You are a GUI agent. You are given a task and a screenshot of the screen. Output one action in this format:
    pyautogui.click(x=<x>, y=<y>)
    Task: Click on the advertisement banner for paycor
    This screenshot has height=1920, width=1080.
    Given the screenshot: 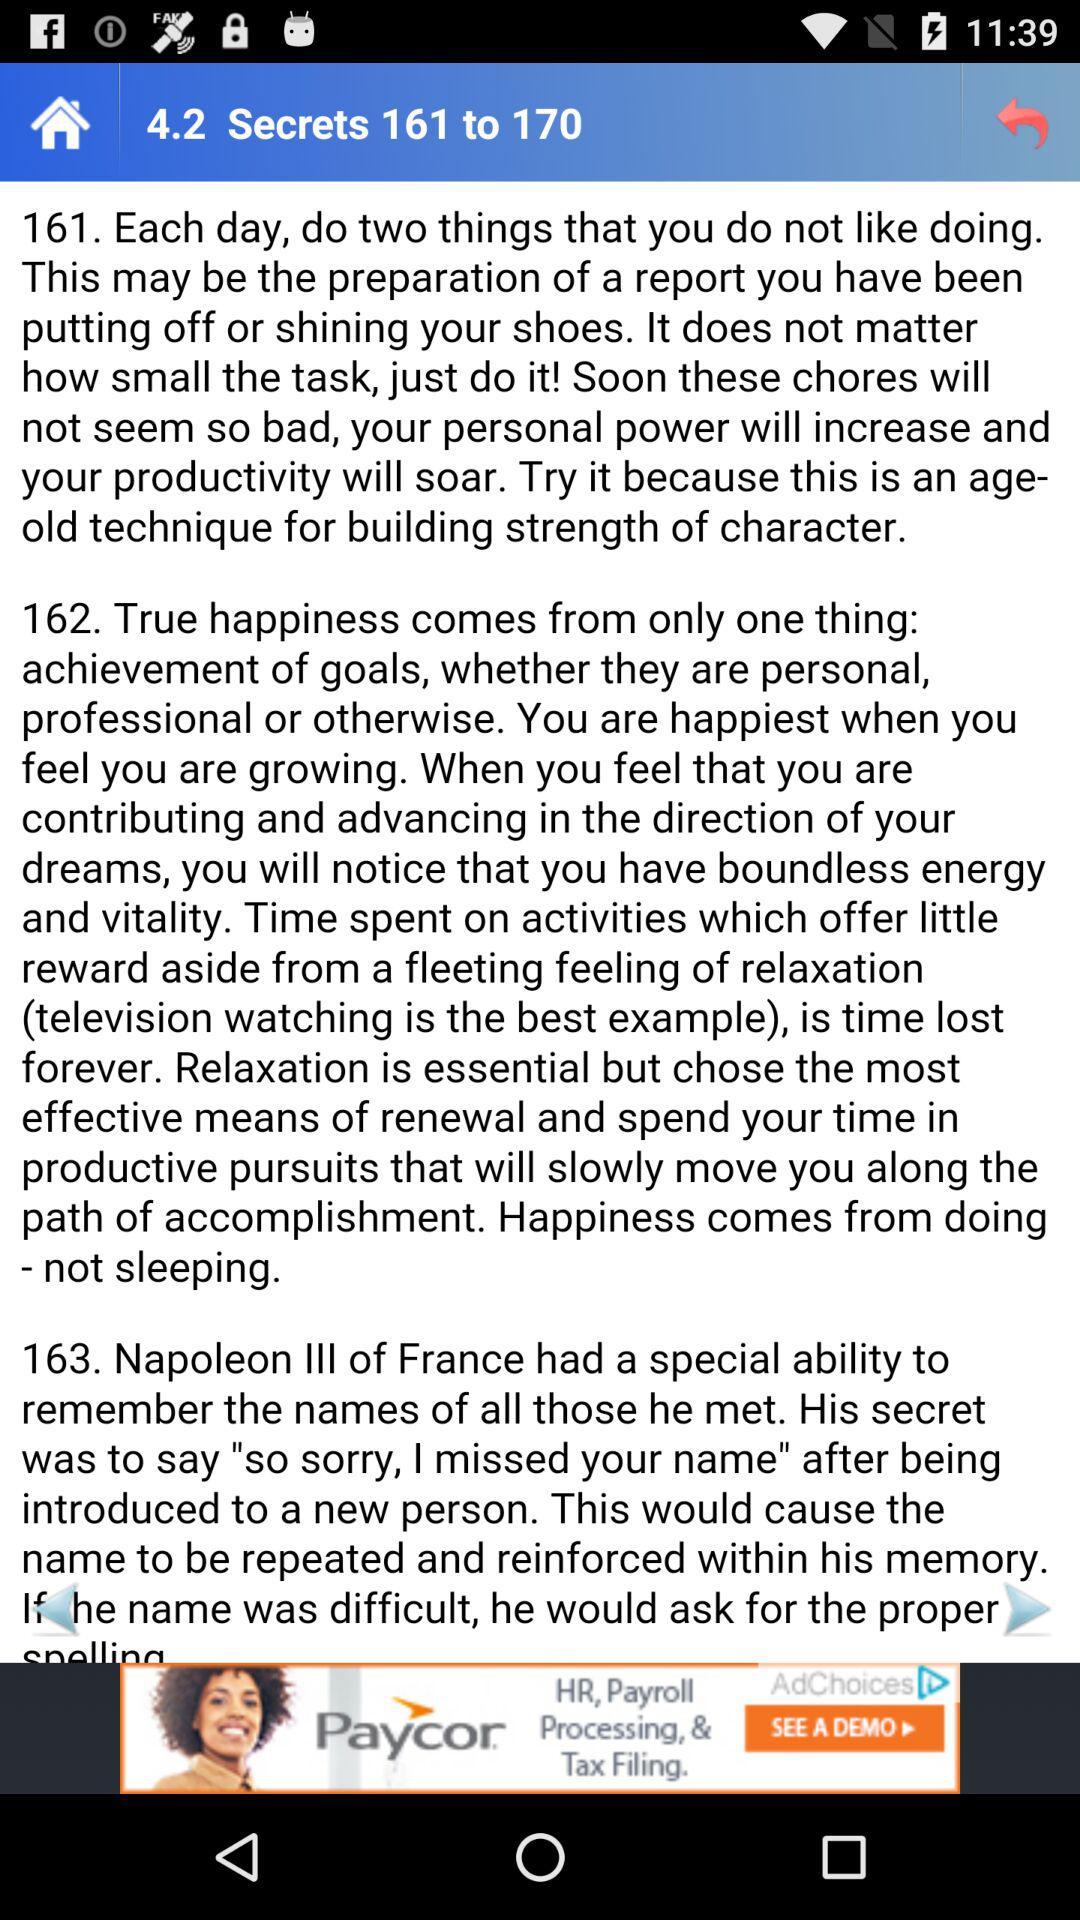 What is the action you would take?
    pyautogui.click(x=540, y=1727)
    